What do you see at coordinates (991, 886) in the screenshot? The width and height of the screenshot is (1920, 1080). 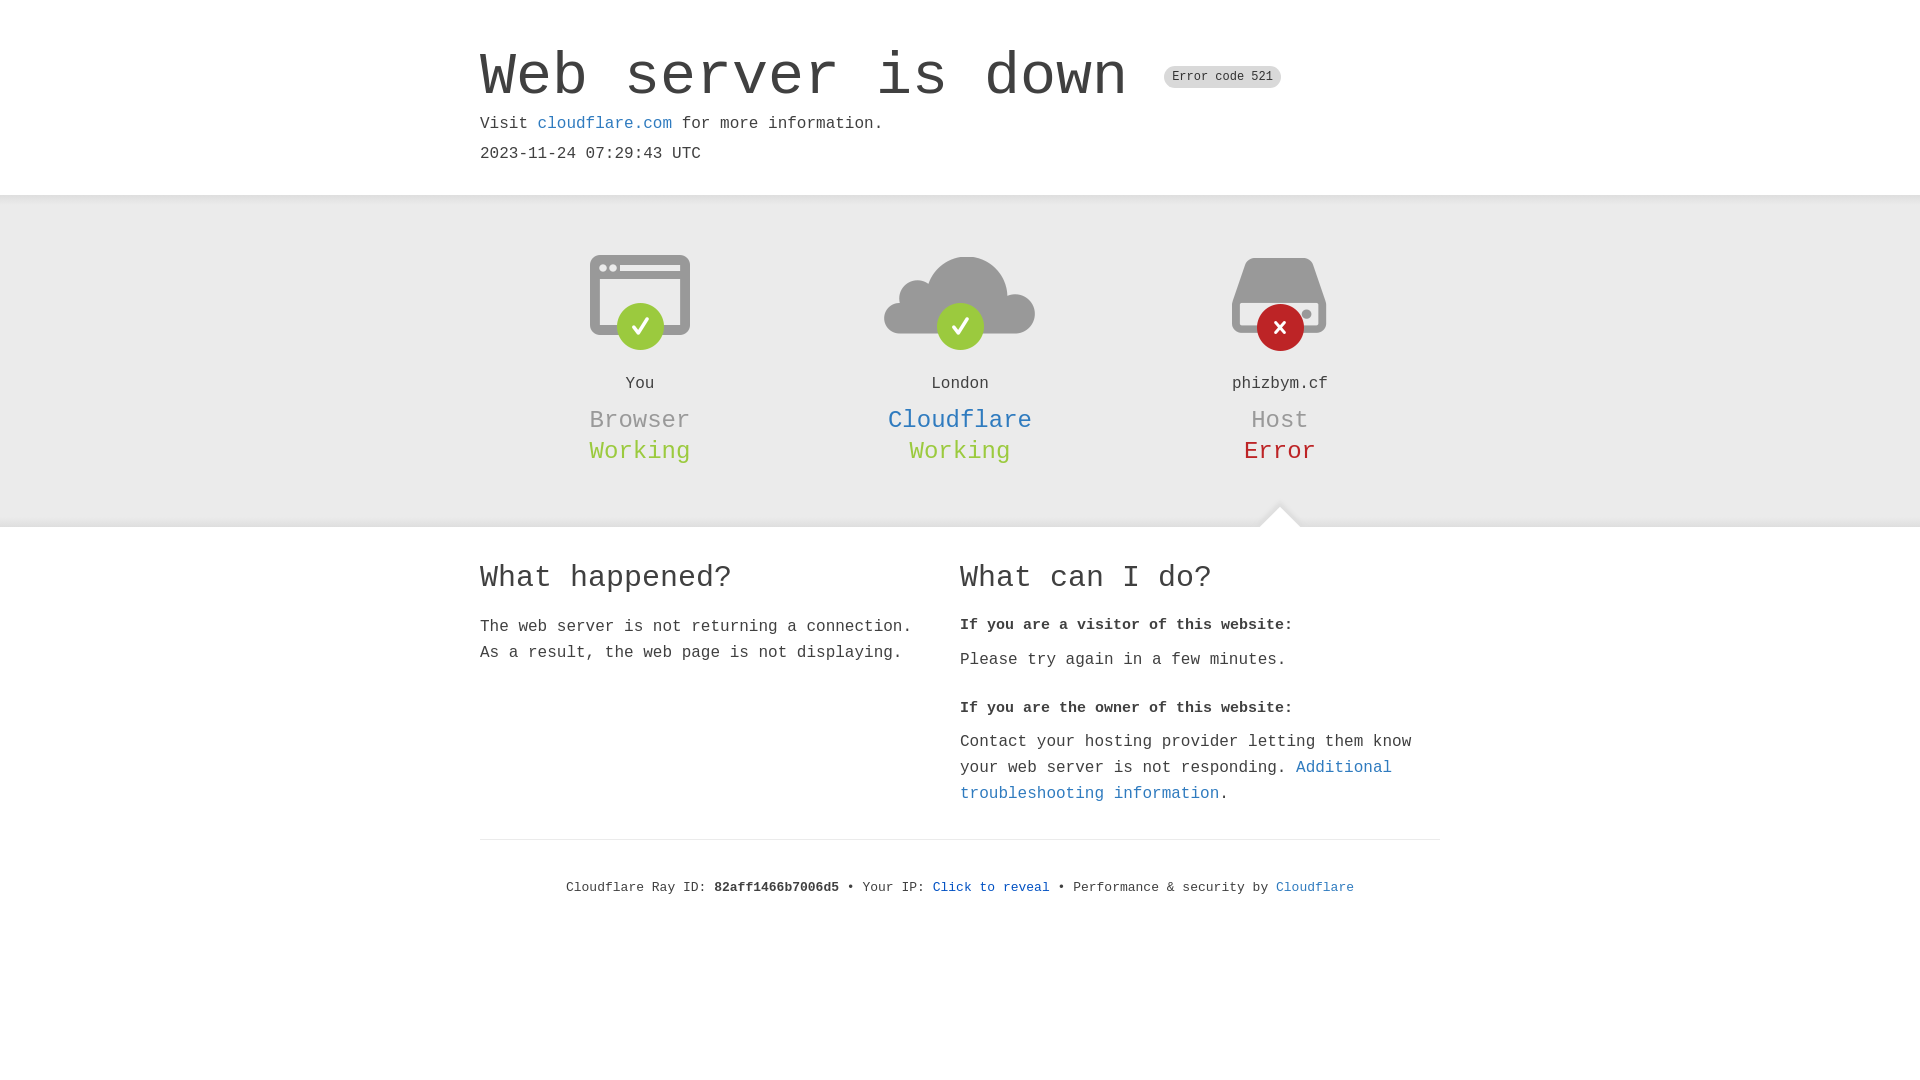 I see `'Click to reveal'` at bounding box center [991, 886].